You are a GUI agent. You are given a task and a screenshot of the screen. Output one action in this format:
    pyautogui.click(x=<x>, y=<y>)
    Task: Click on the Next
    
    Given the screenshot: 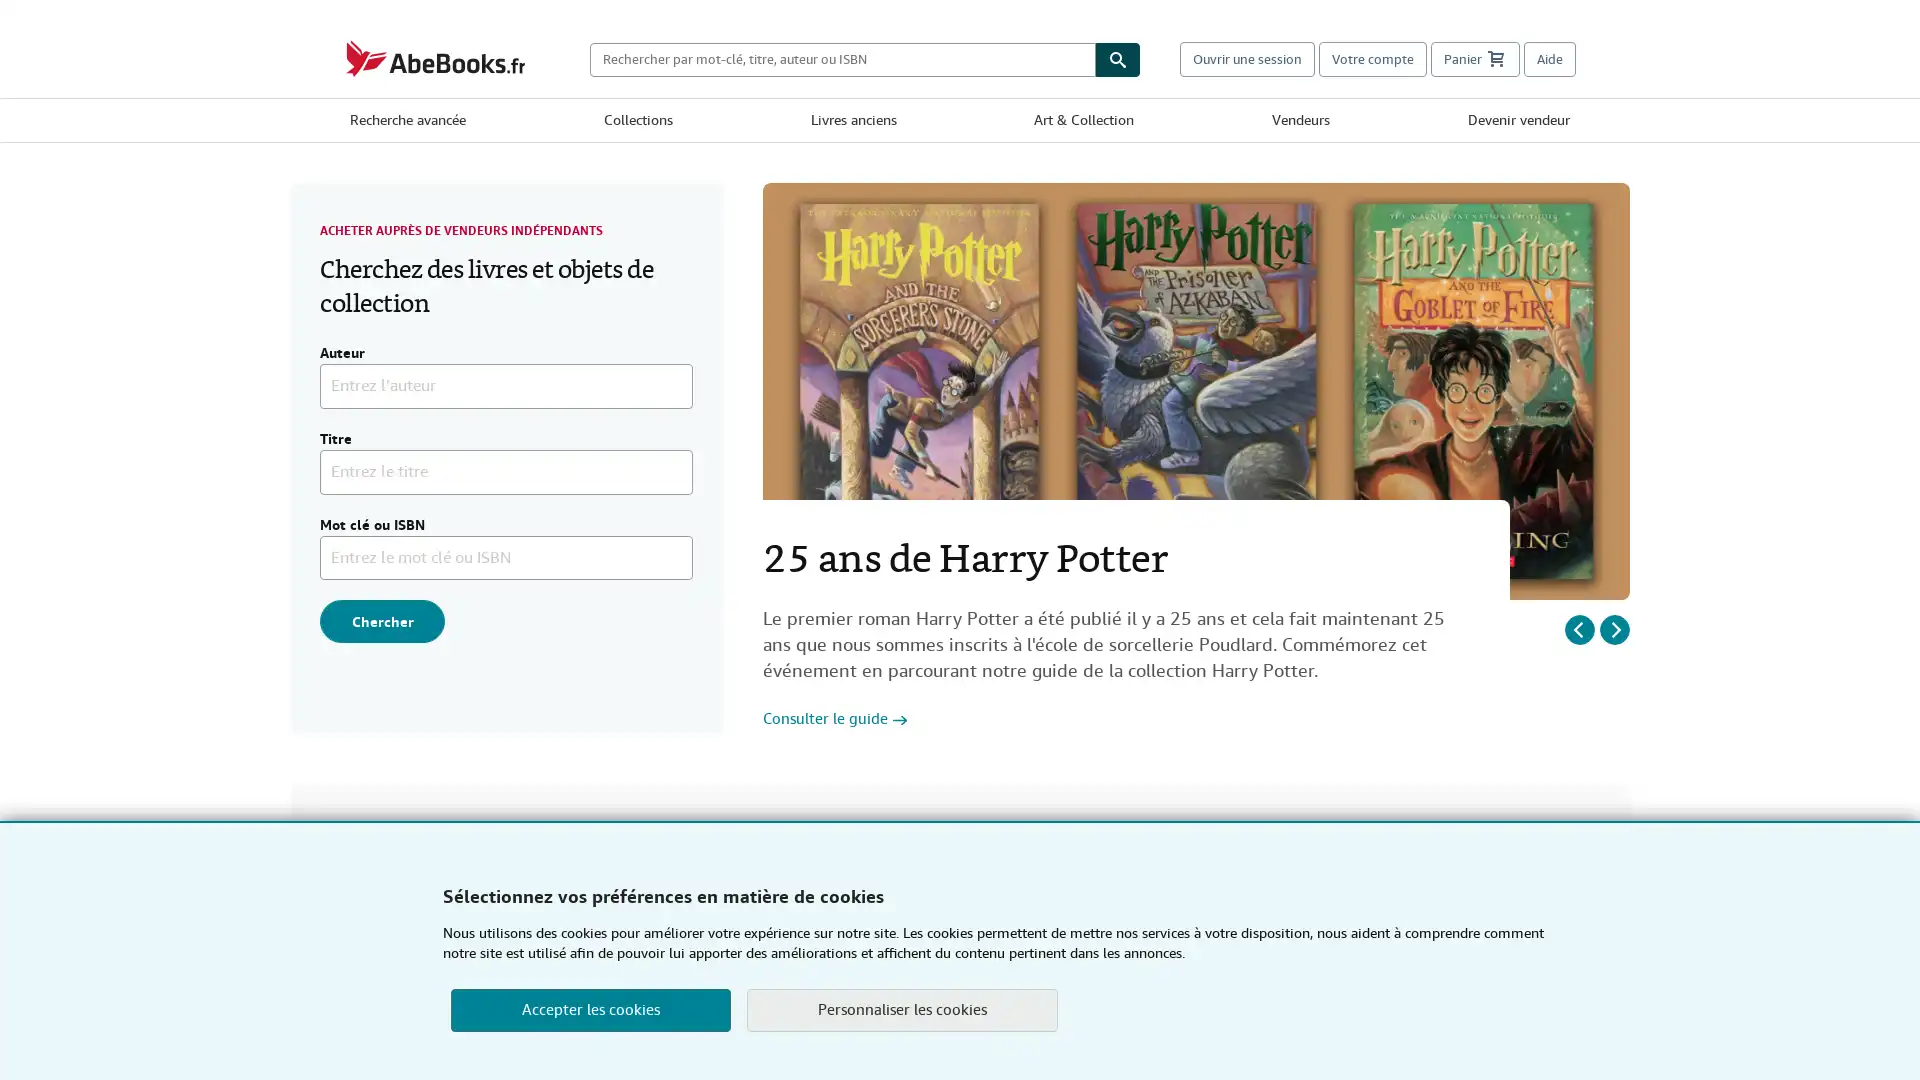 What is the action you would take?
    pyautogui.click(x=1614, y=627)
    